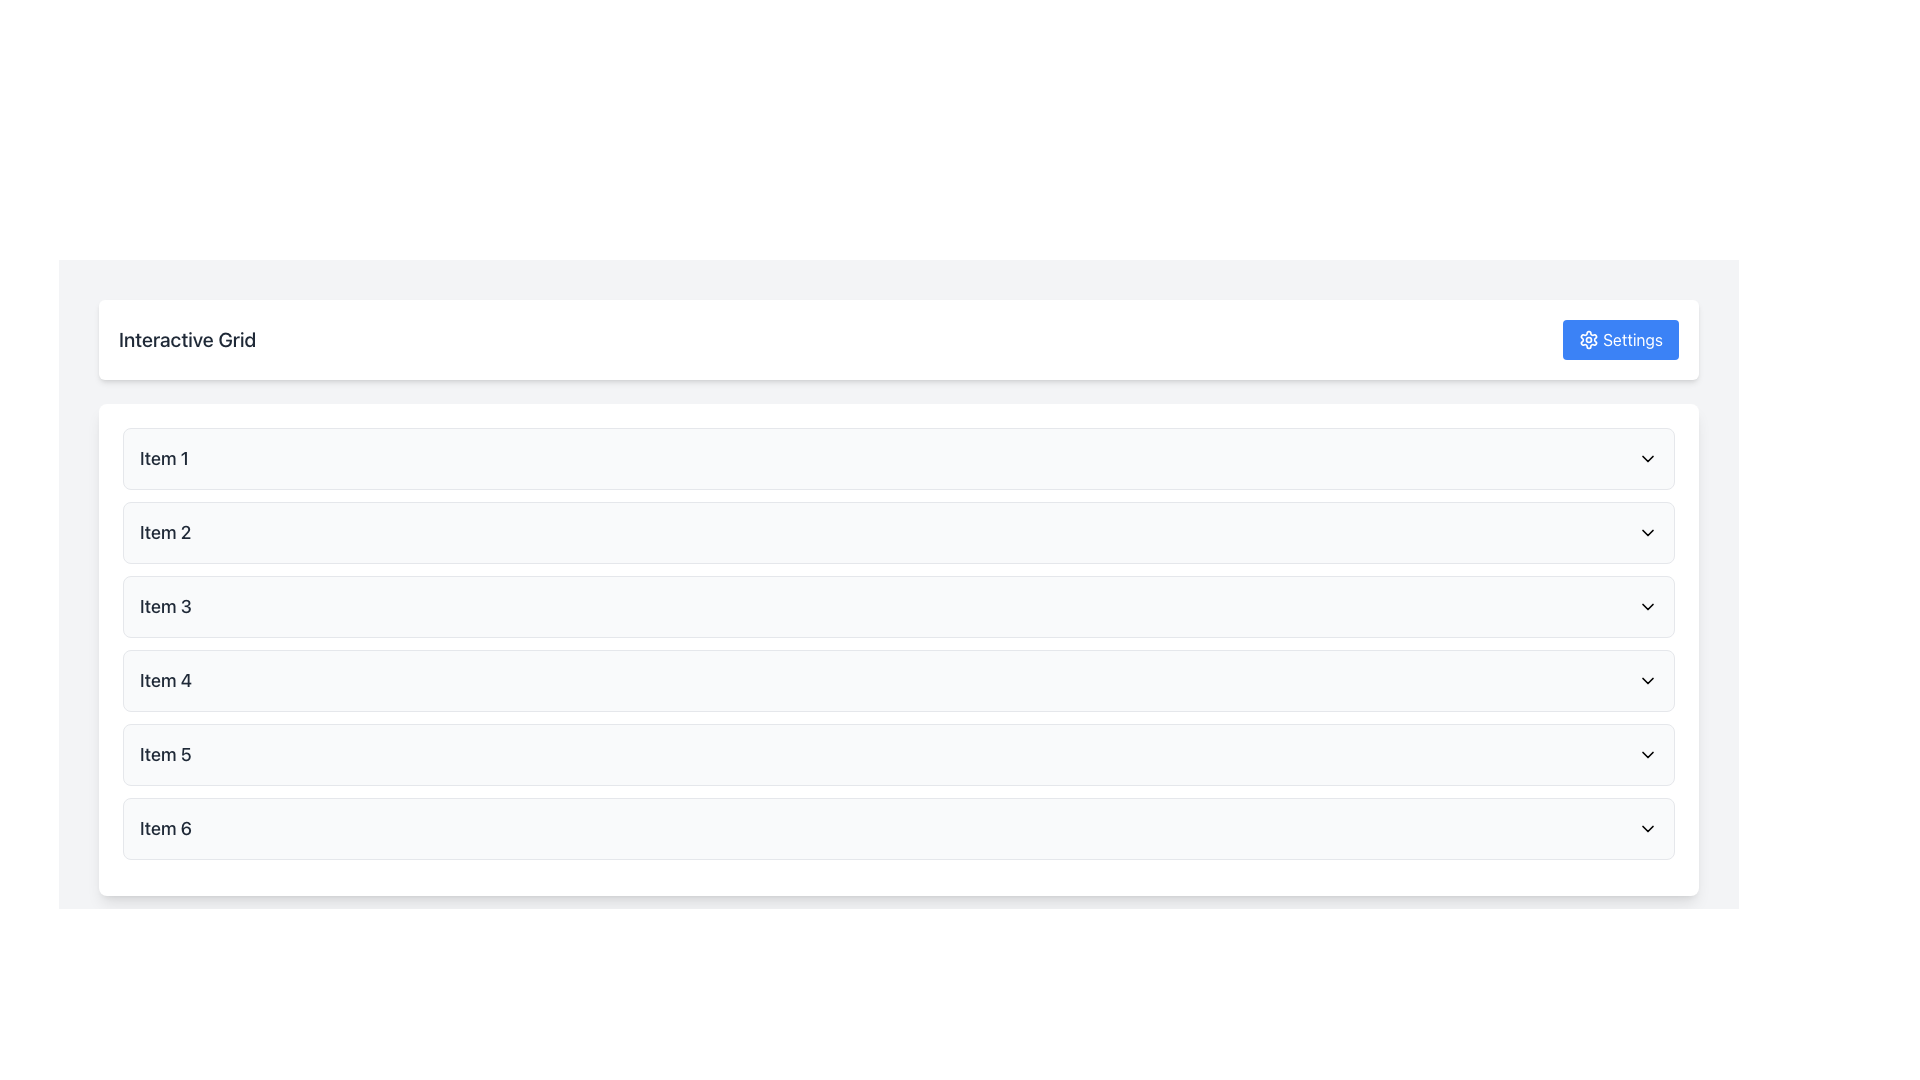  Describe the element at coordinates (1621, 338) in the screenshot. I see `the 'Settings' button, which has a blue background, white text, and a gear icon, located in the top-right corner of the Interactive Grid layout` at that location.